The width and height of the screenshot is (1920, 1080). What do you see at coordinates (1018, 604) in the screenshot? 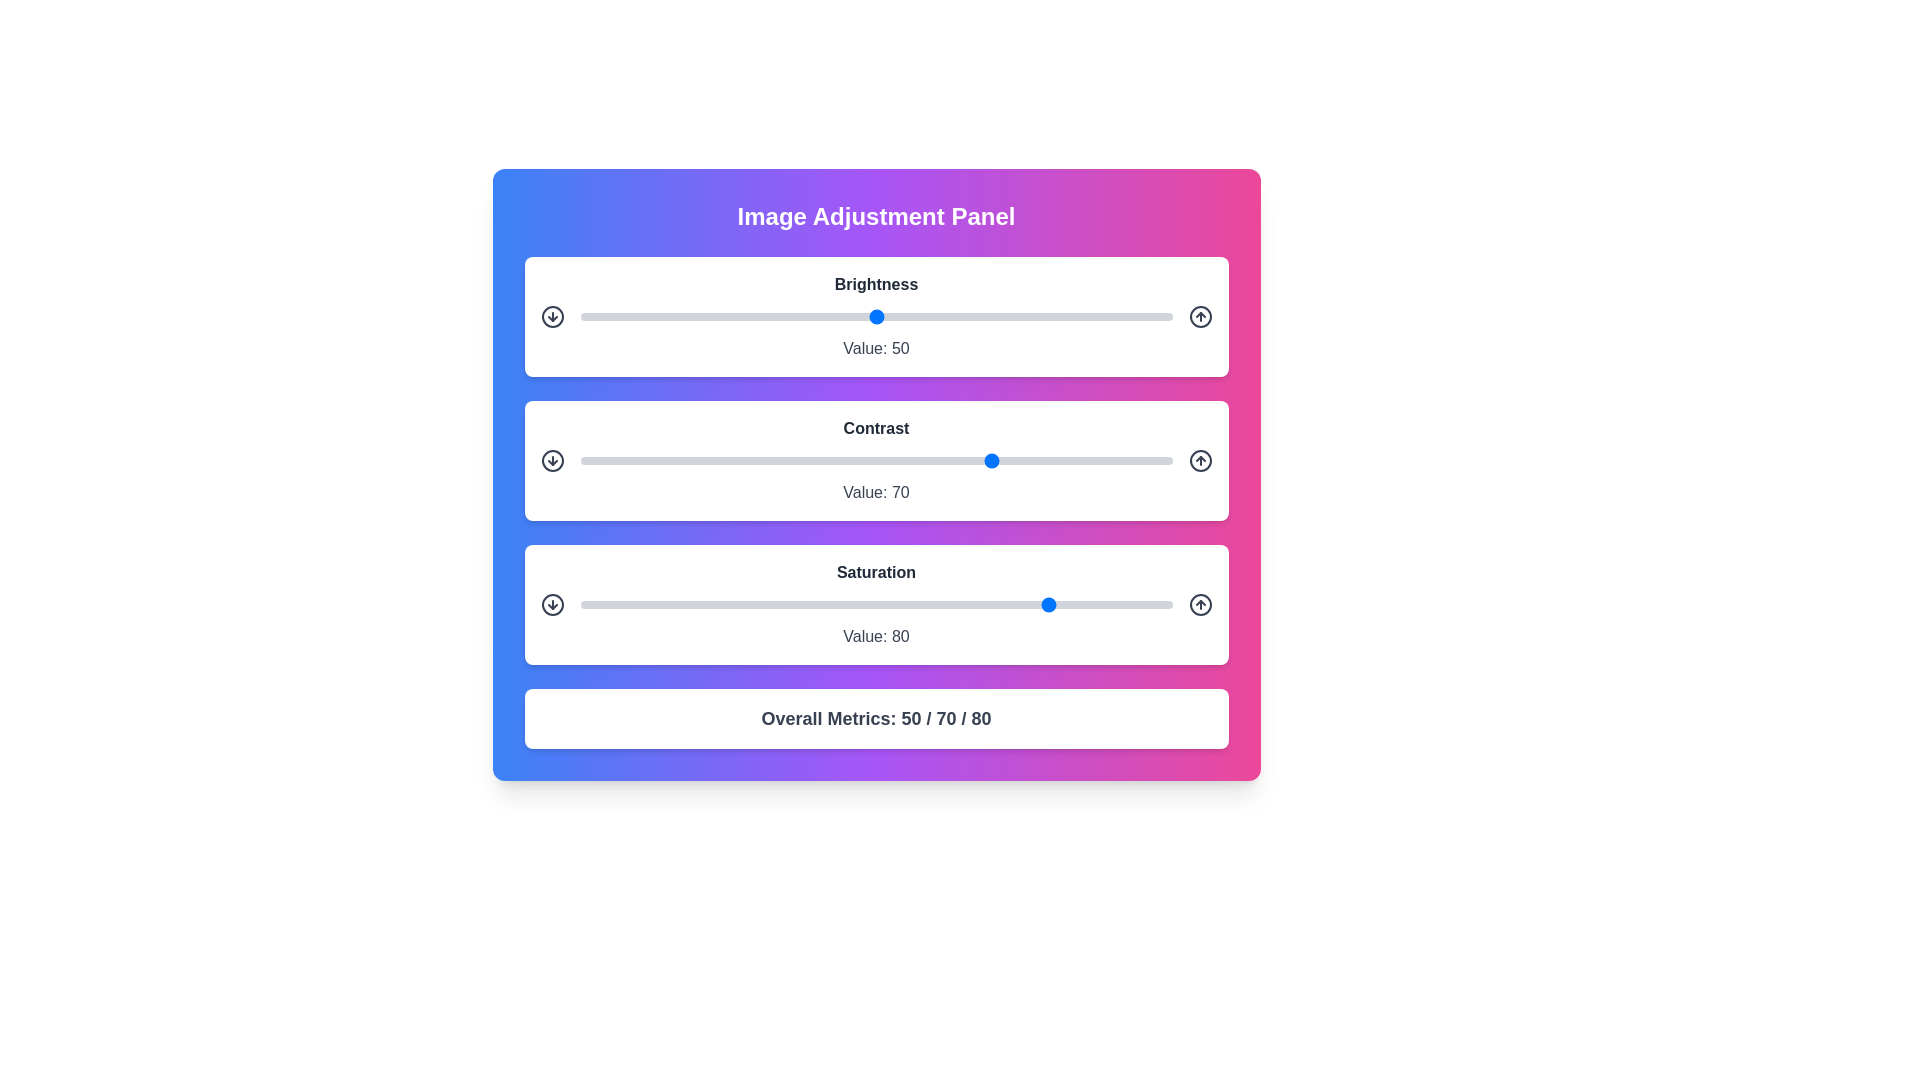
I see `saturation` at bounding box center [1018, 604].